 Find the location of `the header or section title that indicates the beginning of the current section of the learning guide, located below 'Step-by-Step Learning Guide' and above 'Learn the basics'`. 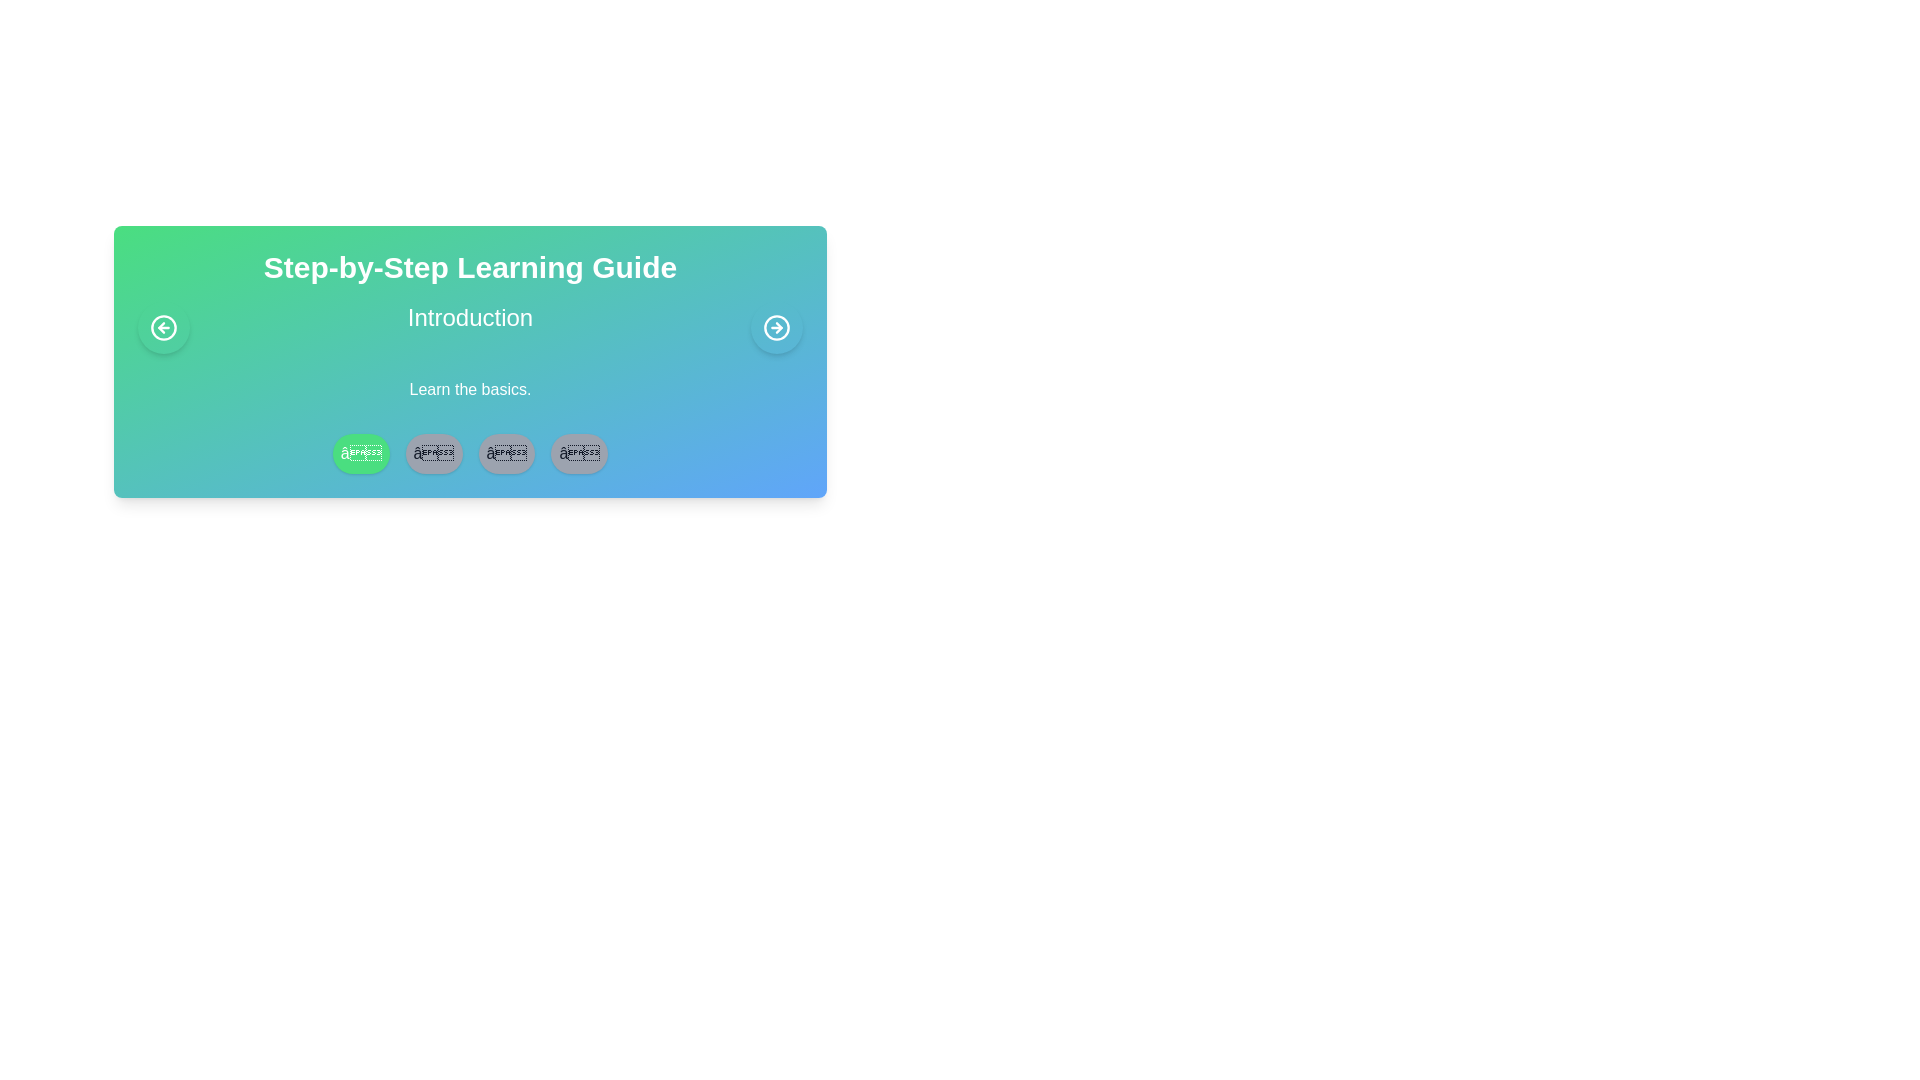

the header or section title that indicates the beginning of the current section of the learning guide, located below 'Step-by-Step Learning Guide' and above 'Learn the basics' is located at coordinates (469, 326).